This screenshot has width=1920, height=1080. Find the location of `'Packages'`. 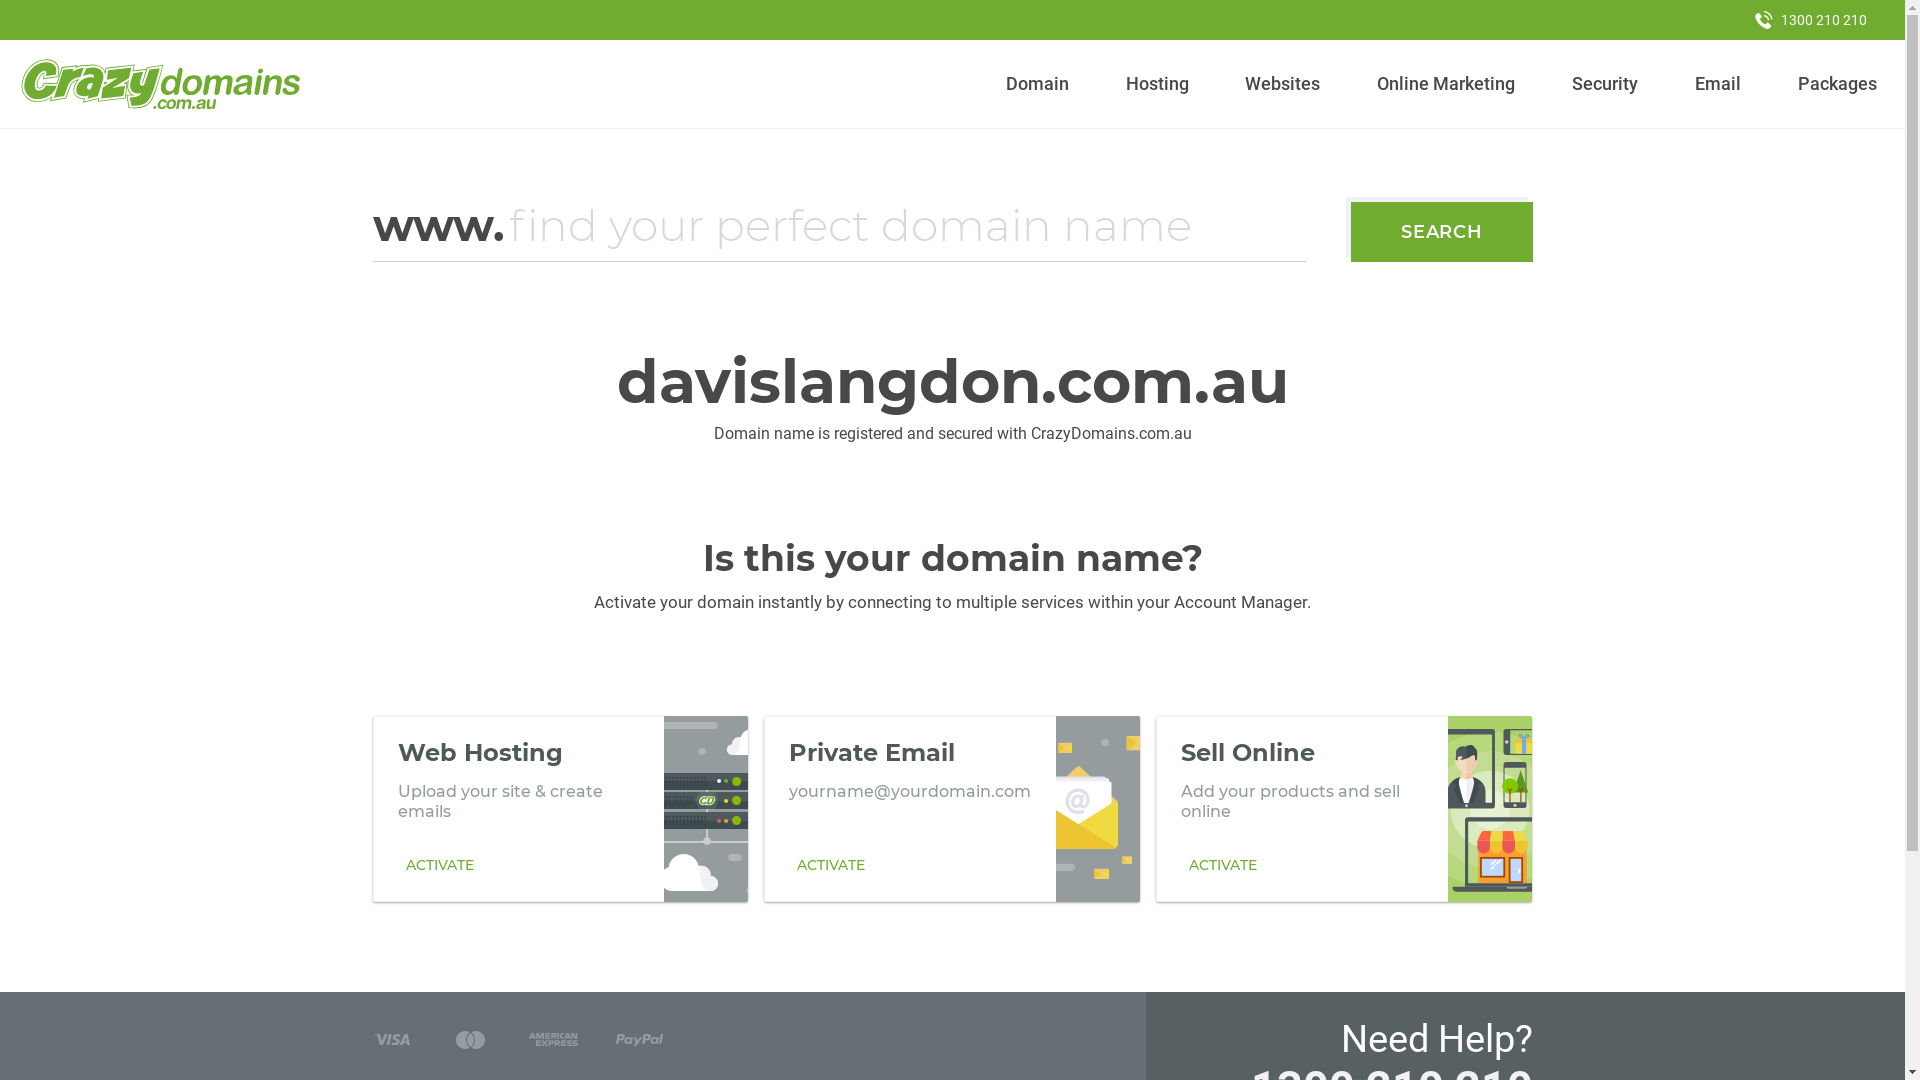

'Packages' is located at coordinates (1789, 83).